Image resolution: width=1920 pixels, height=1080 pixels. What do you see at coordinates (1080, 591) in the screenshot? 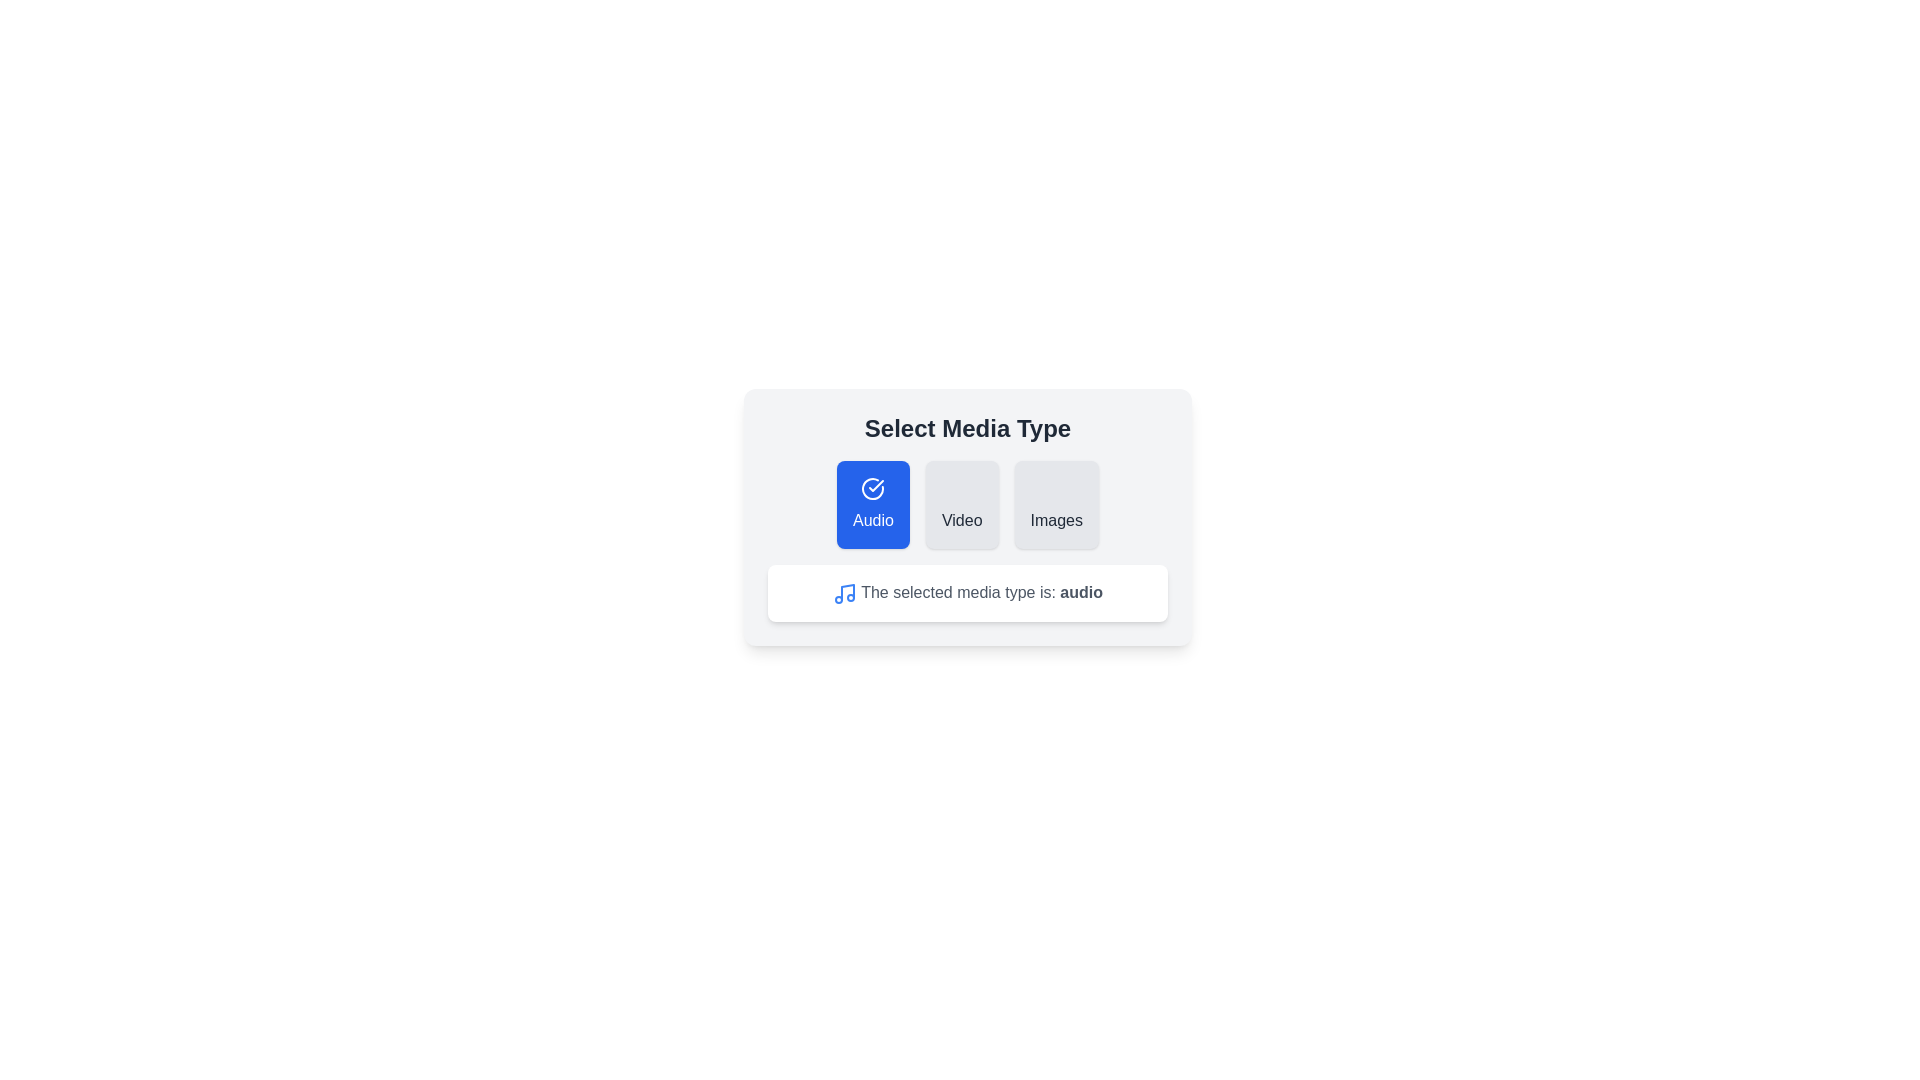
I see `the text label displaying the word 'audio' which is part of the message 'The selected media type is: audio' located beneath the section titled 'Select Media Type'` at bounding box center [1080, 591].